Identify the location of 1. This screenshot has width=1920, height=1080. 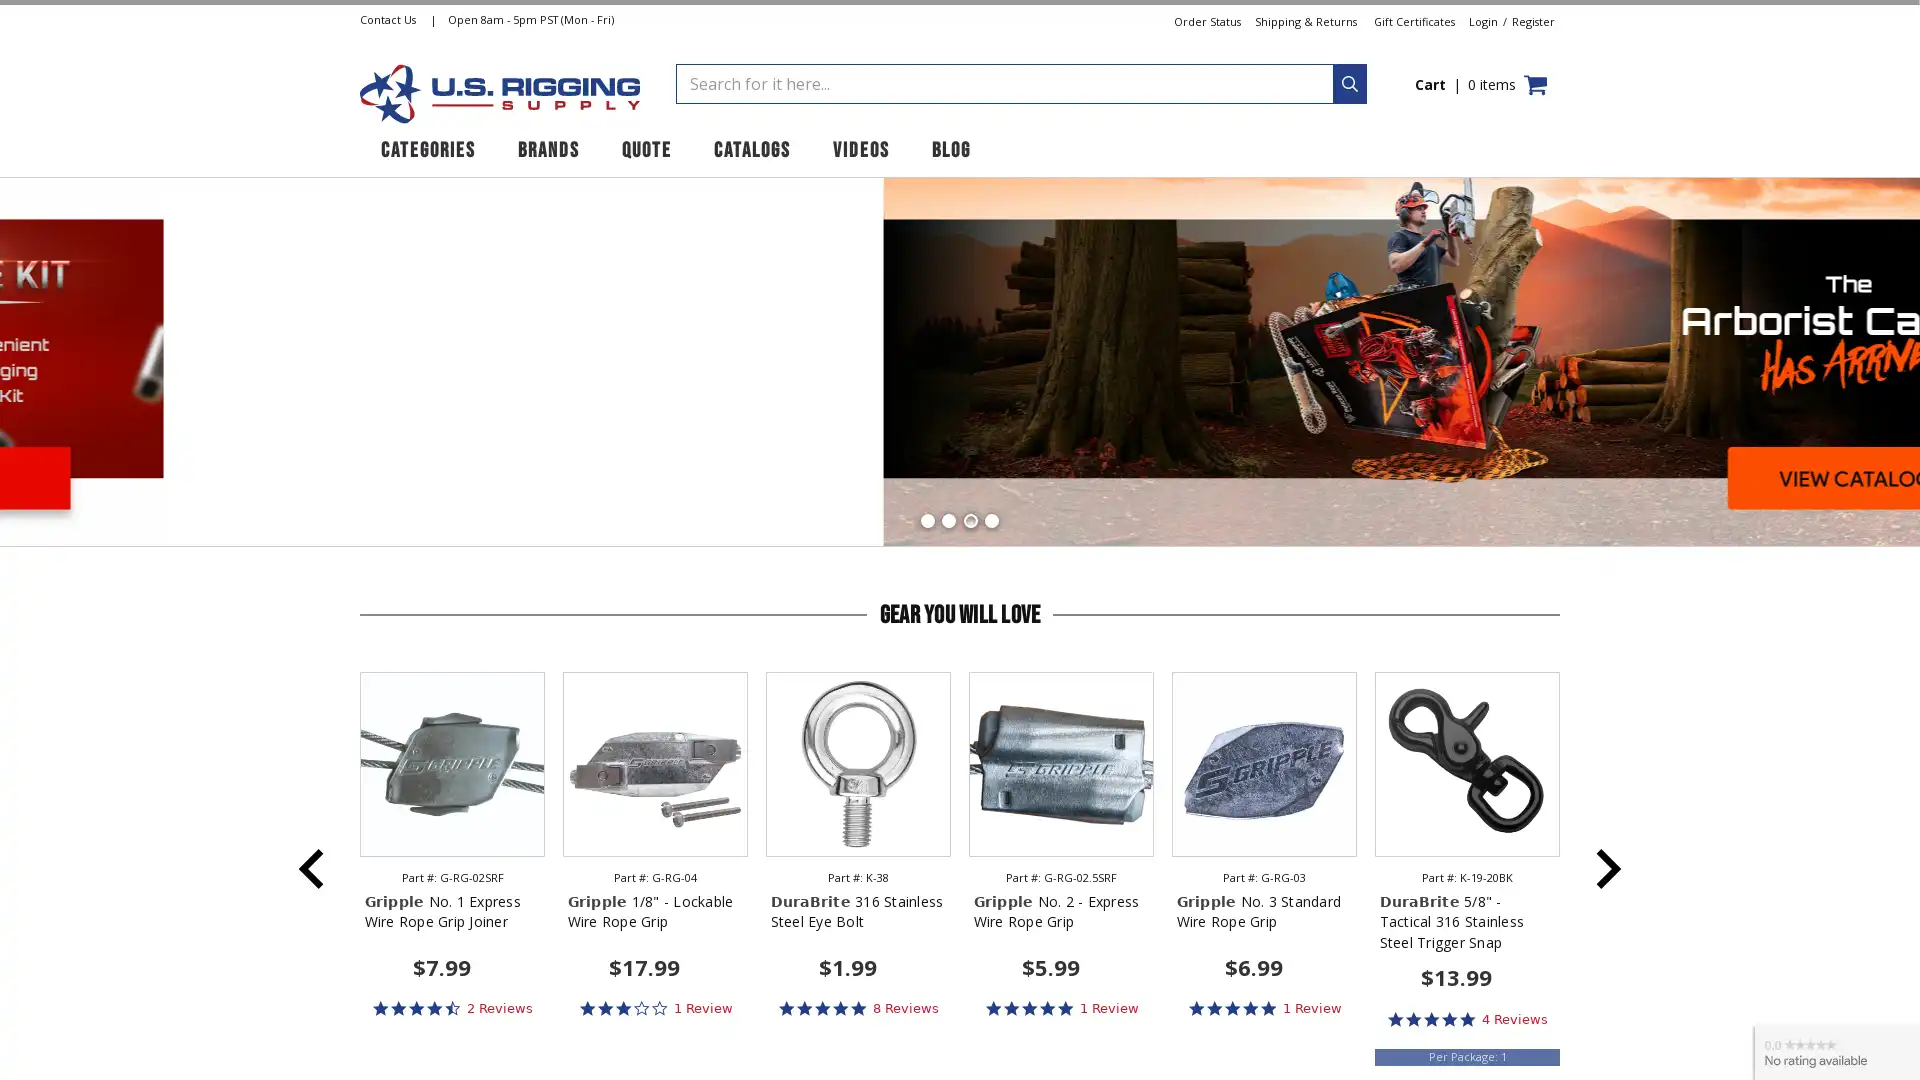
(926, 519).